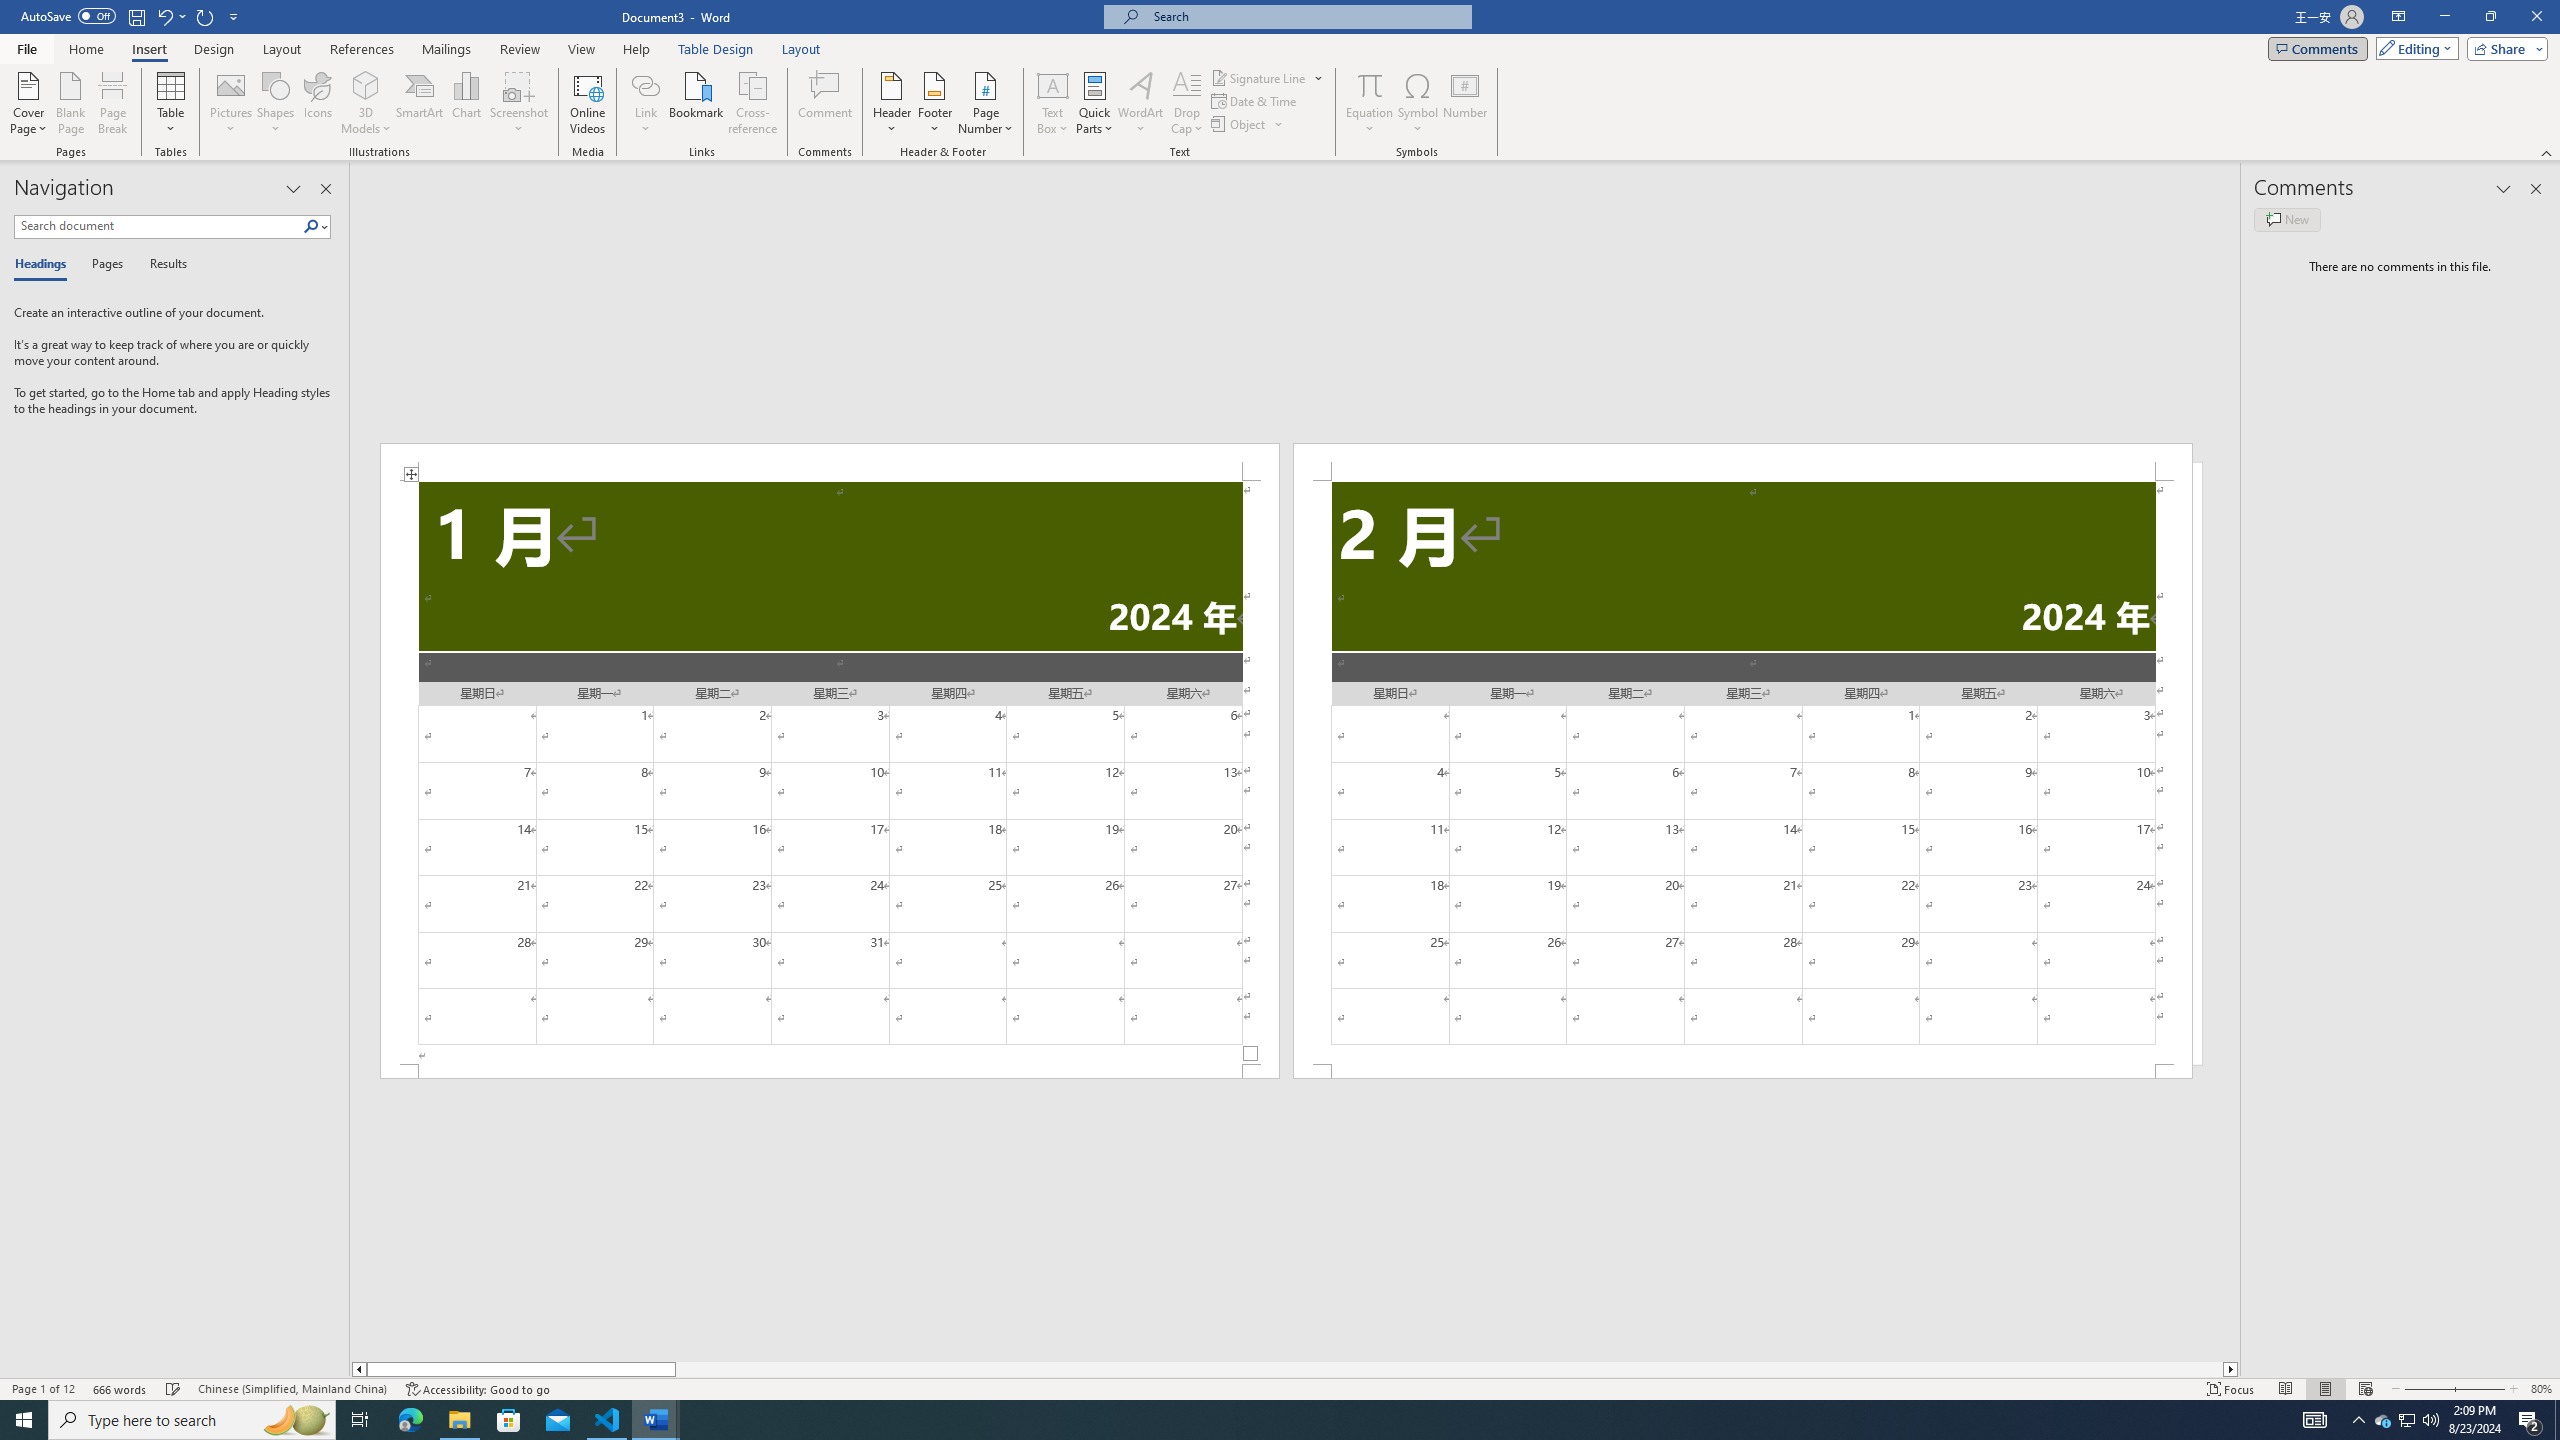  Describe the element at coordinates (290, 1389) in the screenshot. I see `'Language Chinese (Simplified, Mainland China)'` at that location.